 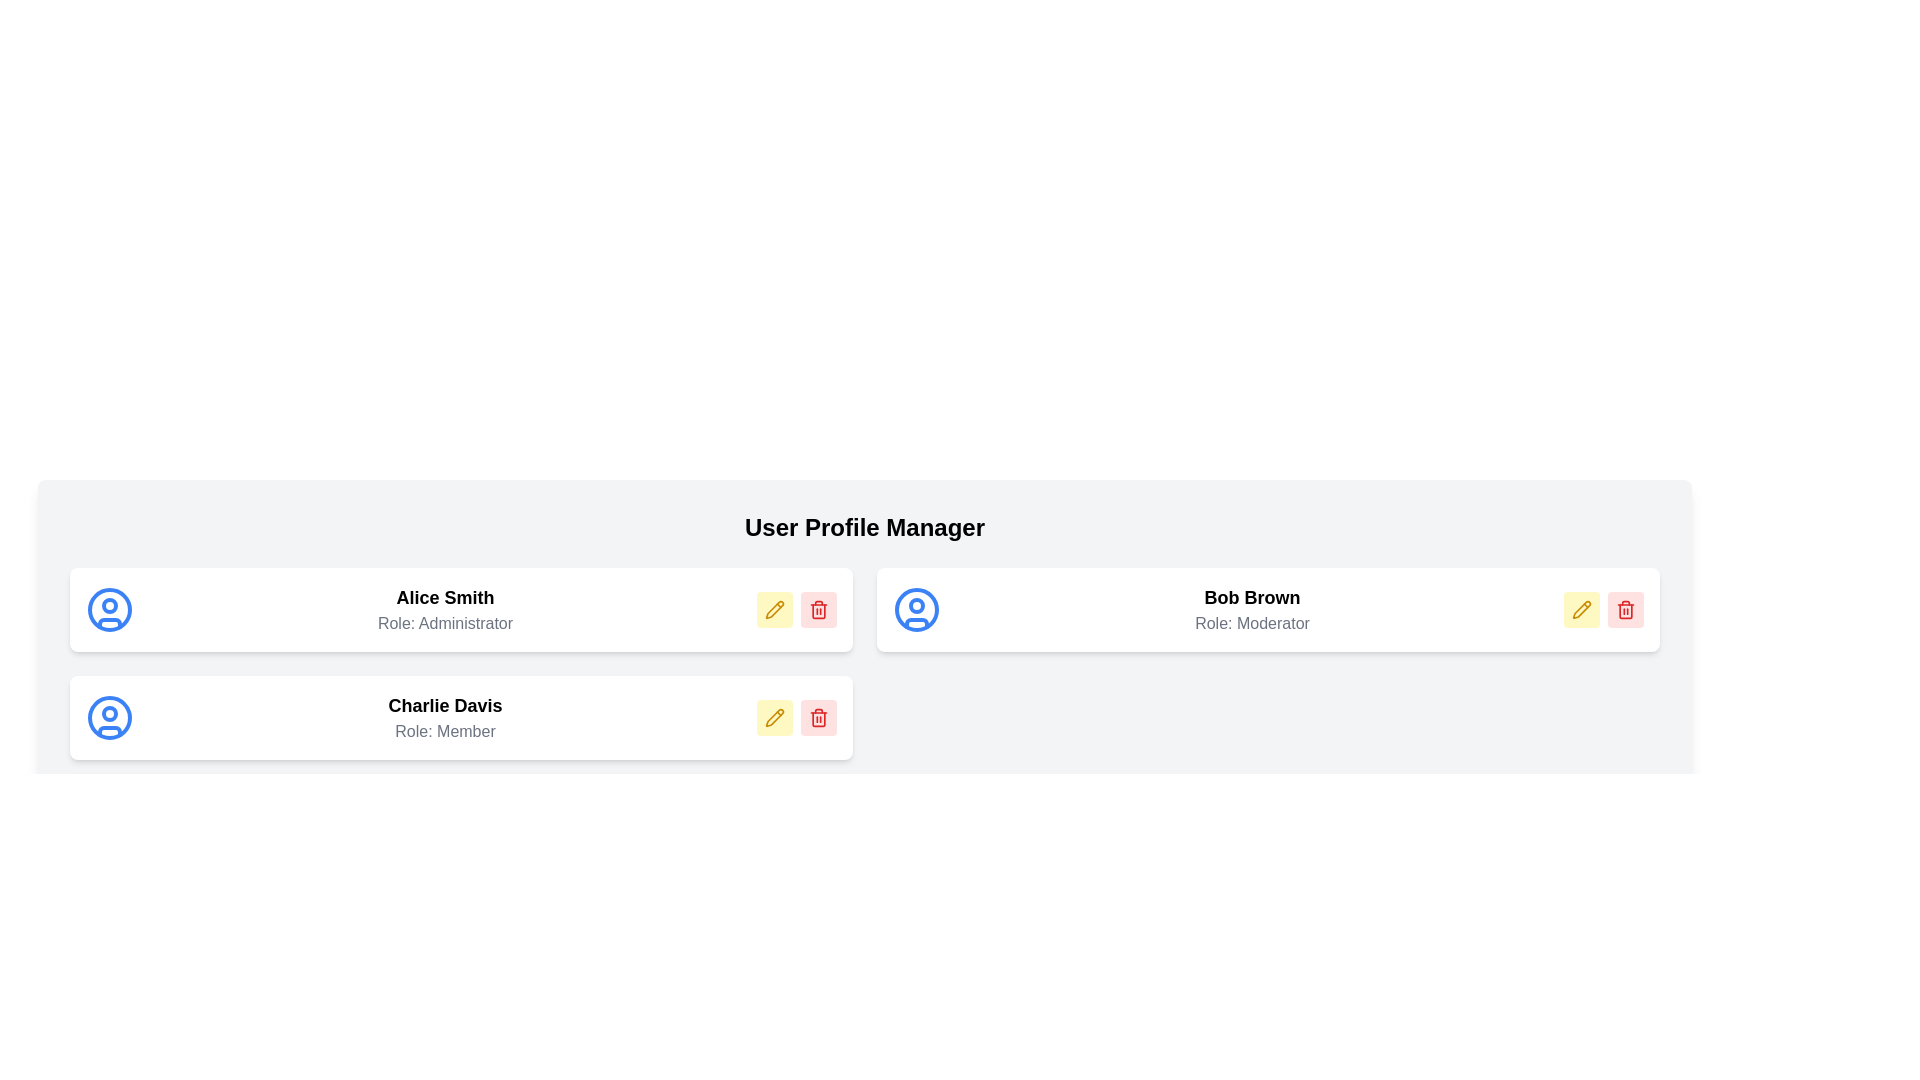 What do you see at coordinates (773, 716) in the screenshot?
I see `the small rectangular button with rounded corners, featuring a yellow background and a pencil icon` at bounding box center [773, 716].